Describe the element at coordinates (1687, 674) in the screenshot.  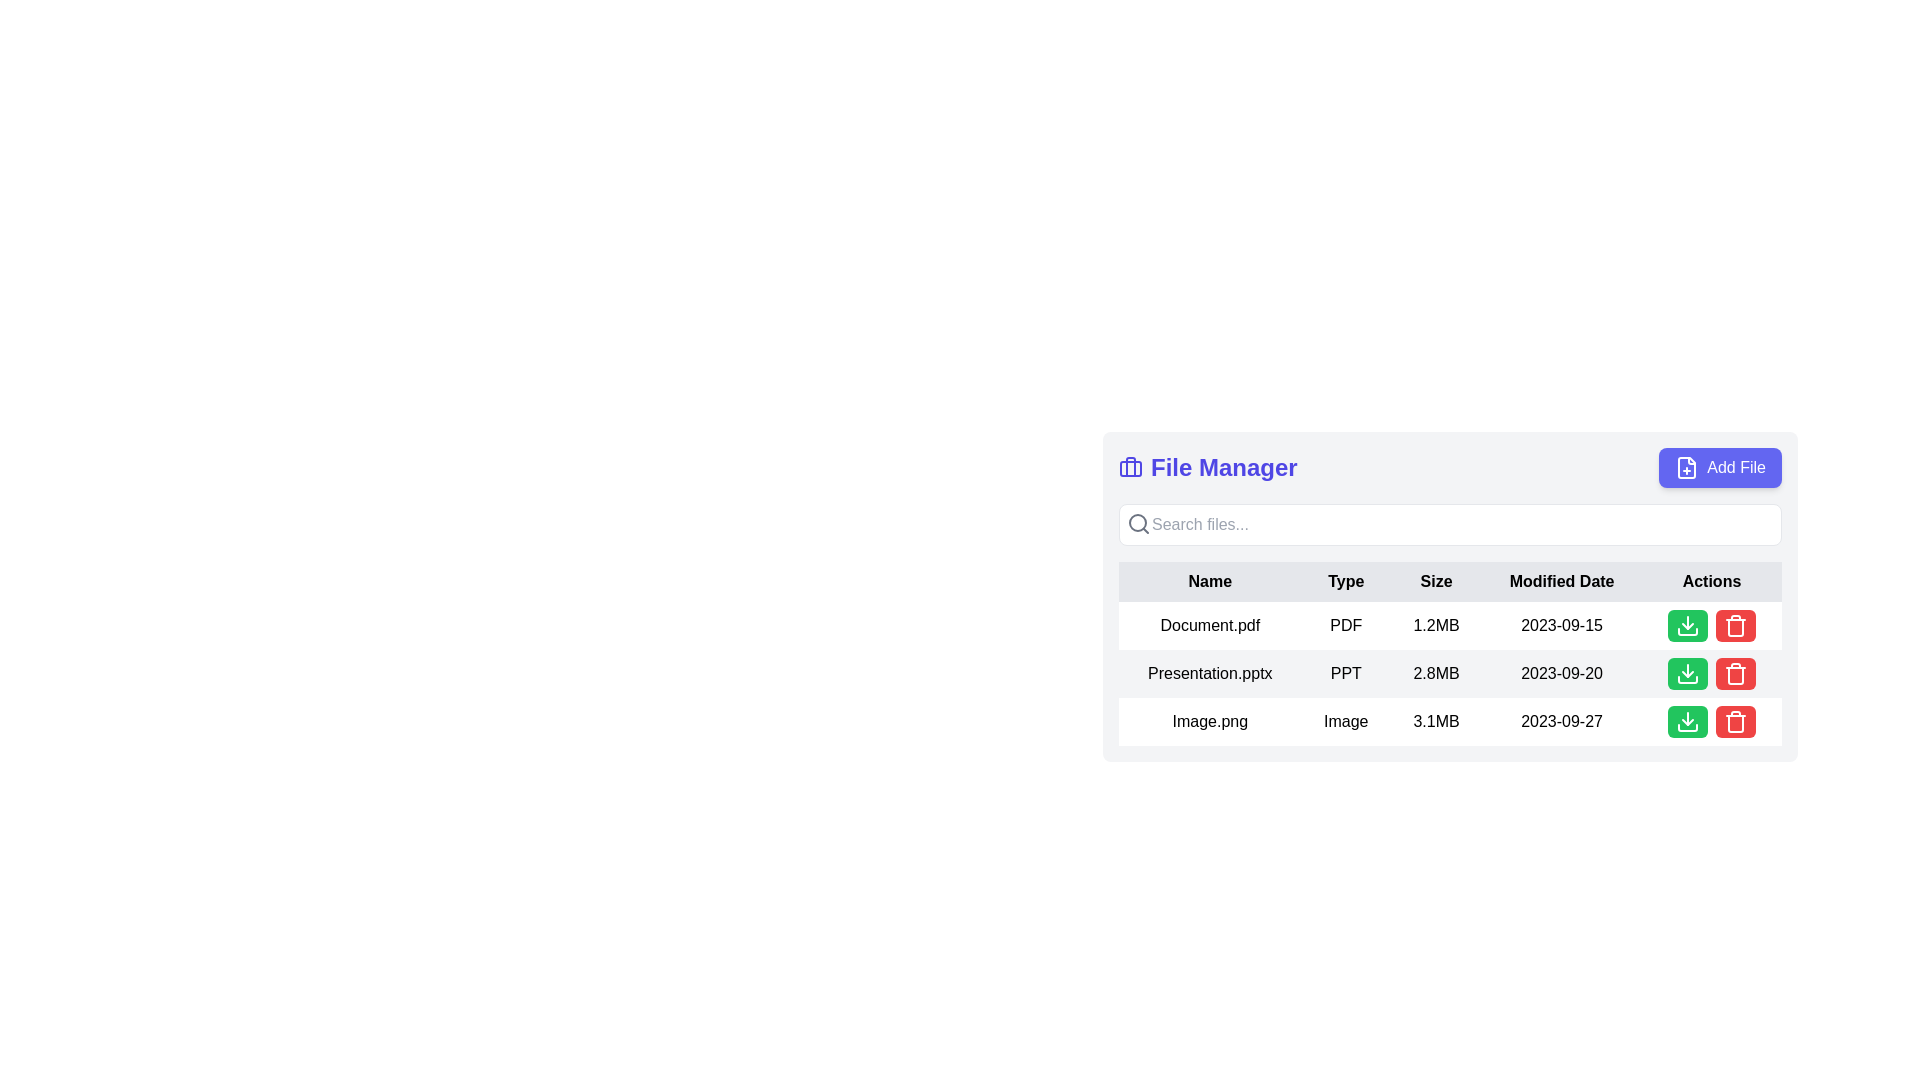
I see `the download button with a downward-pointing arrow embedded within a green rectangular button located in the 'Actions' column of the 'Presentation.pptx' row` at that location.